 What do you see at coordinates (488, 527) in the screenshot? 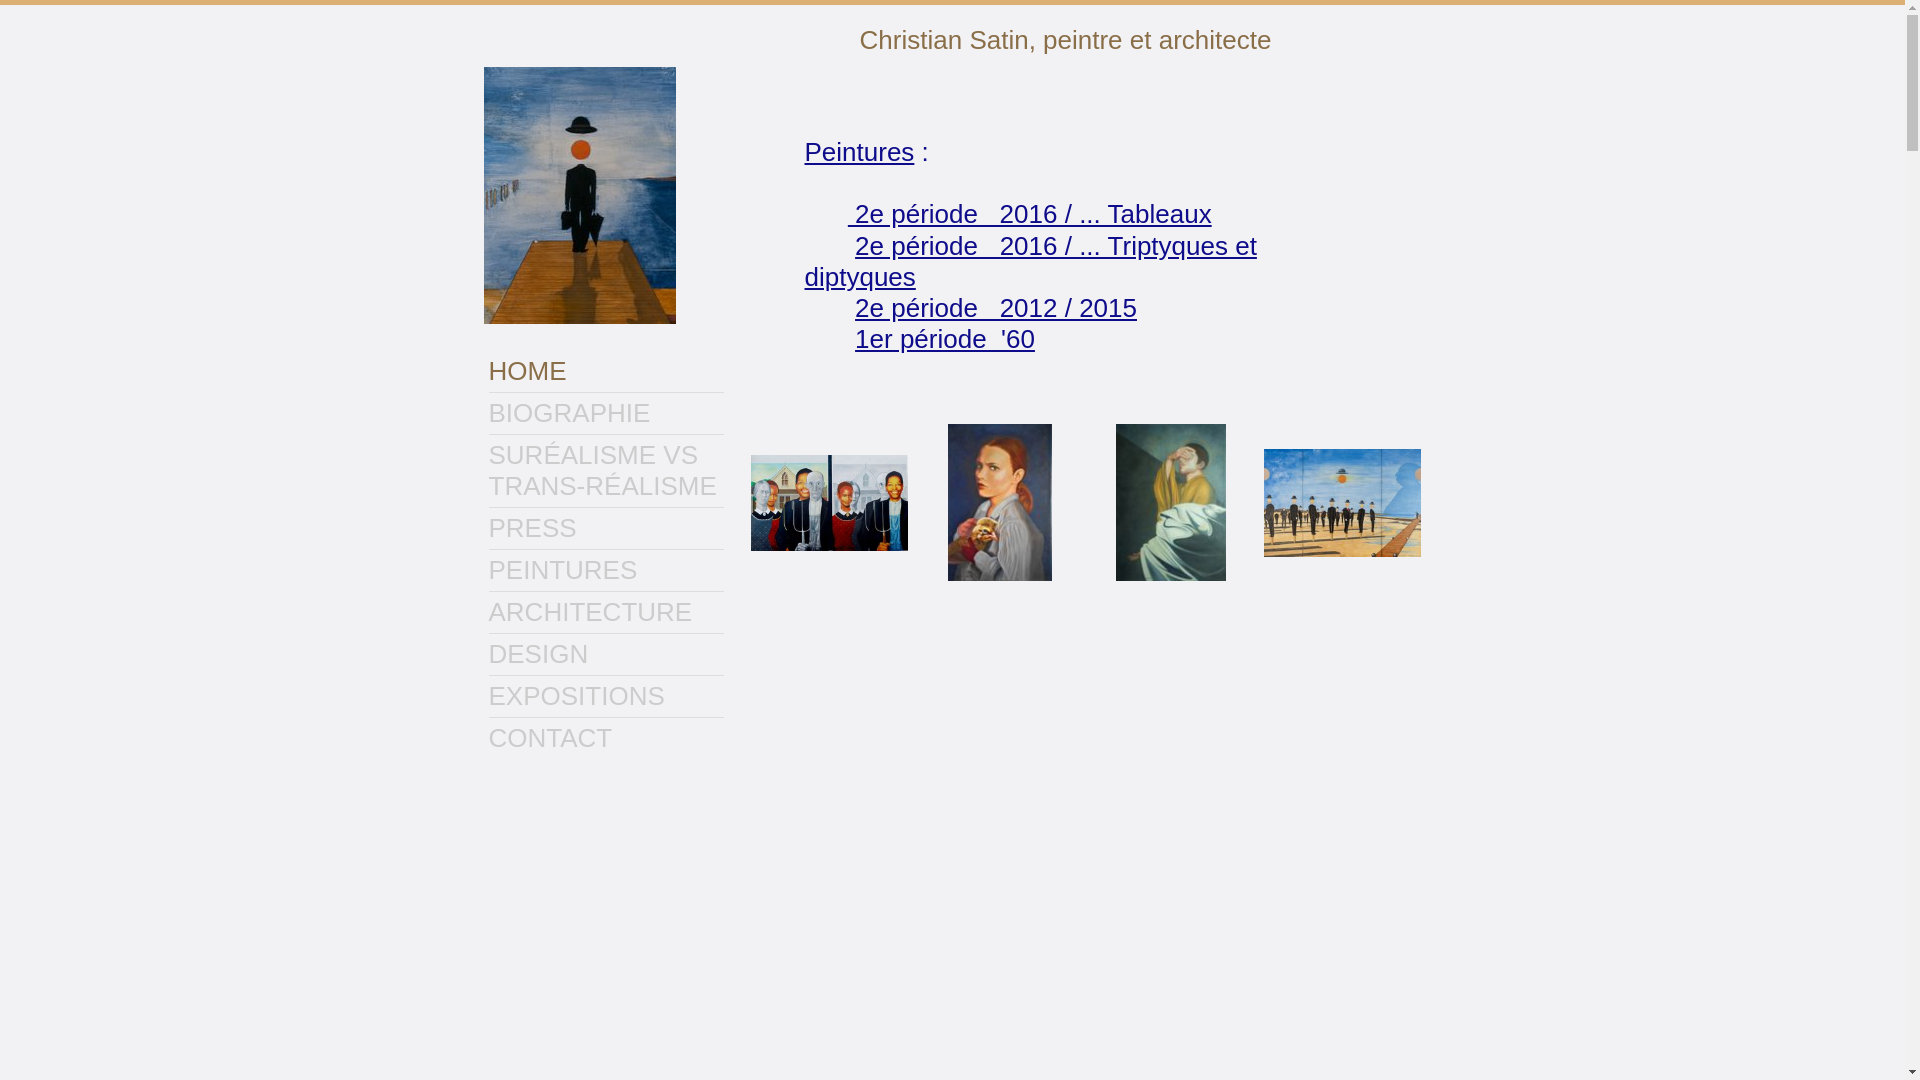
I see `'PRESS'` at bounding box center [488, 527].